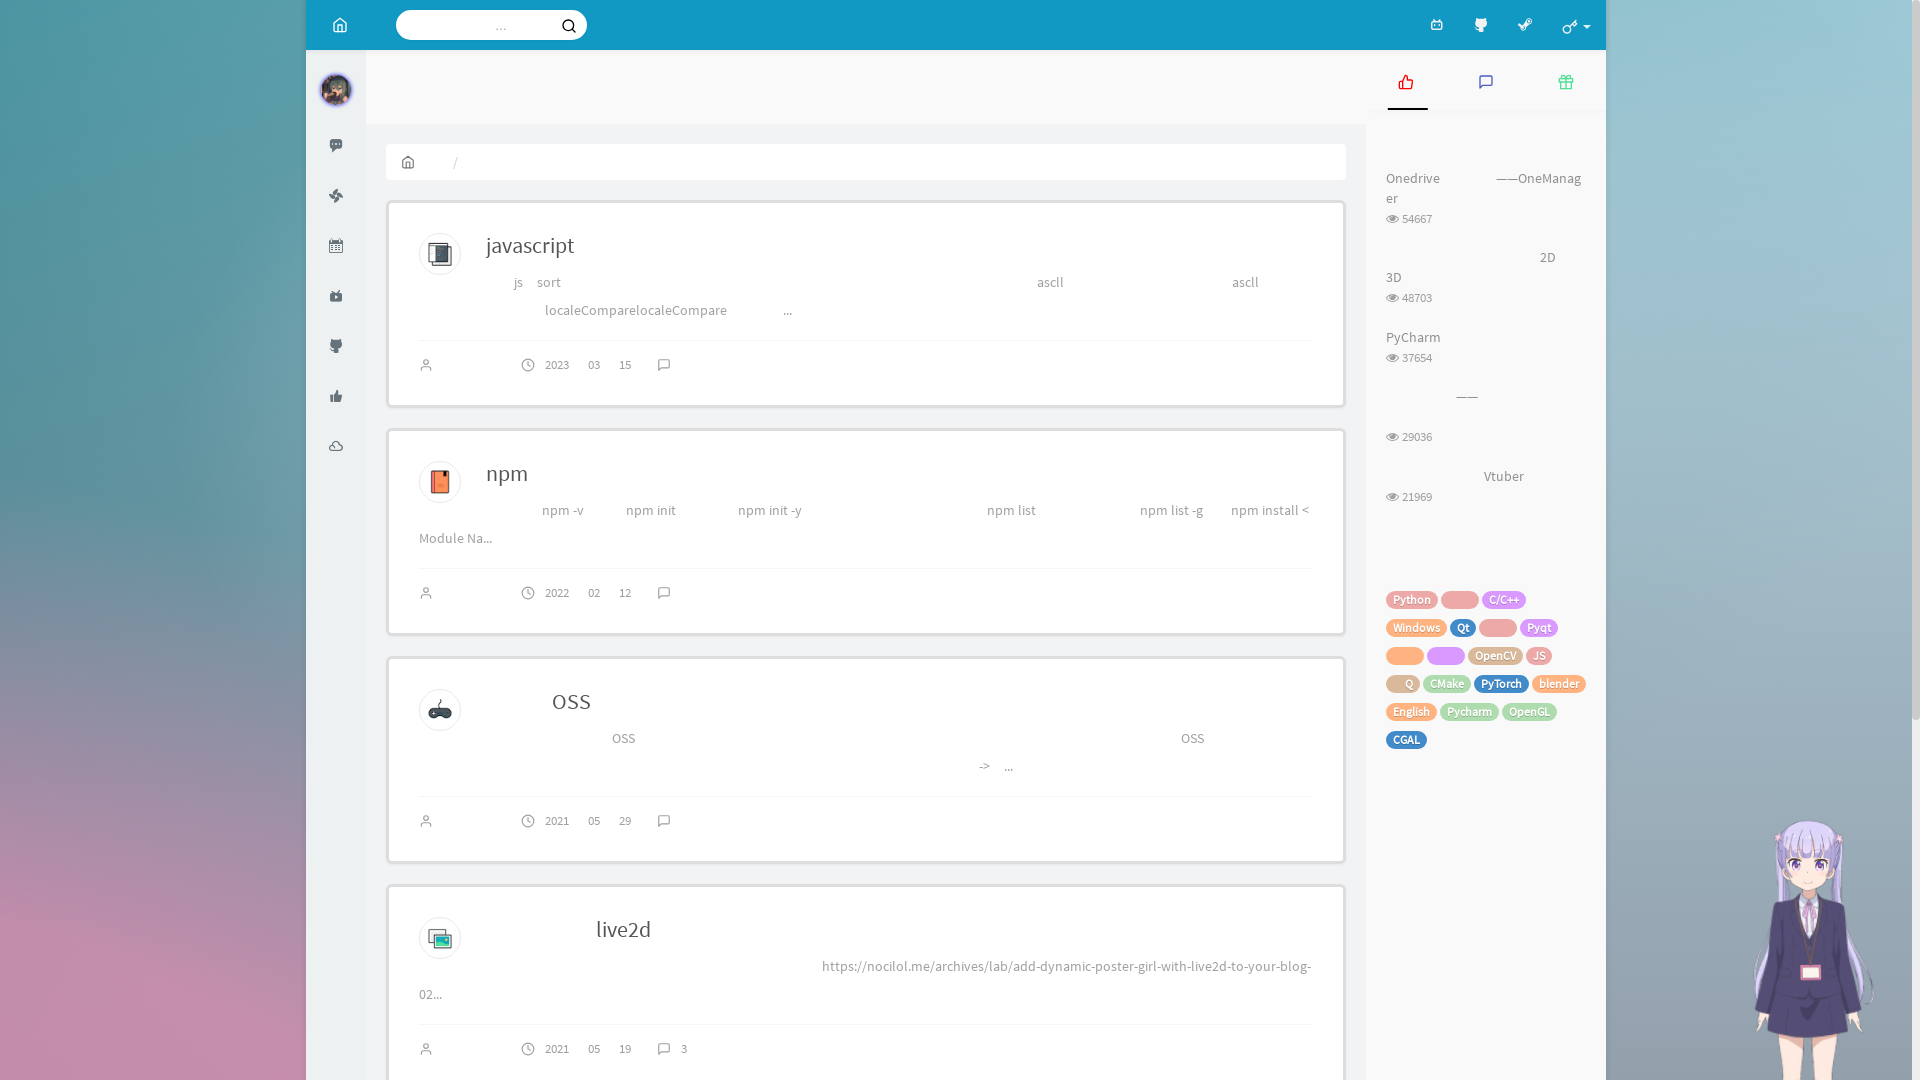 Image resolution: width=1920 pixels, height=1080 pixels. What do you see at coordinates (1449, 627) in the screenshot?
I see `'Qt'` at bounding box center [1449, 627].